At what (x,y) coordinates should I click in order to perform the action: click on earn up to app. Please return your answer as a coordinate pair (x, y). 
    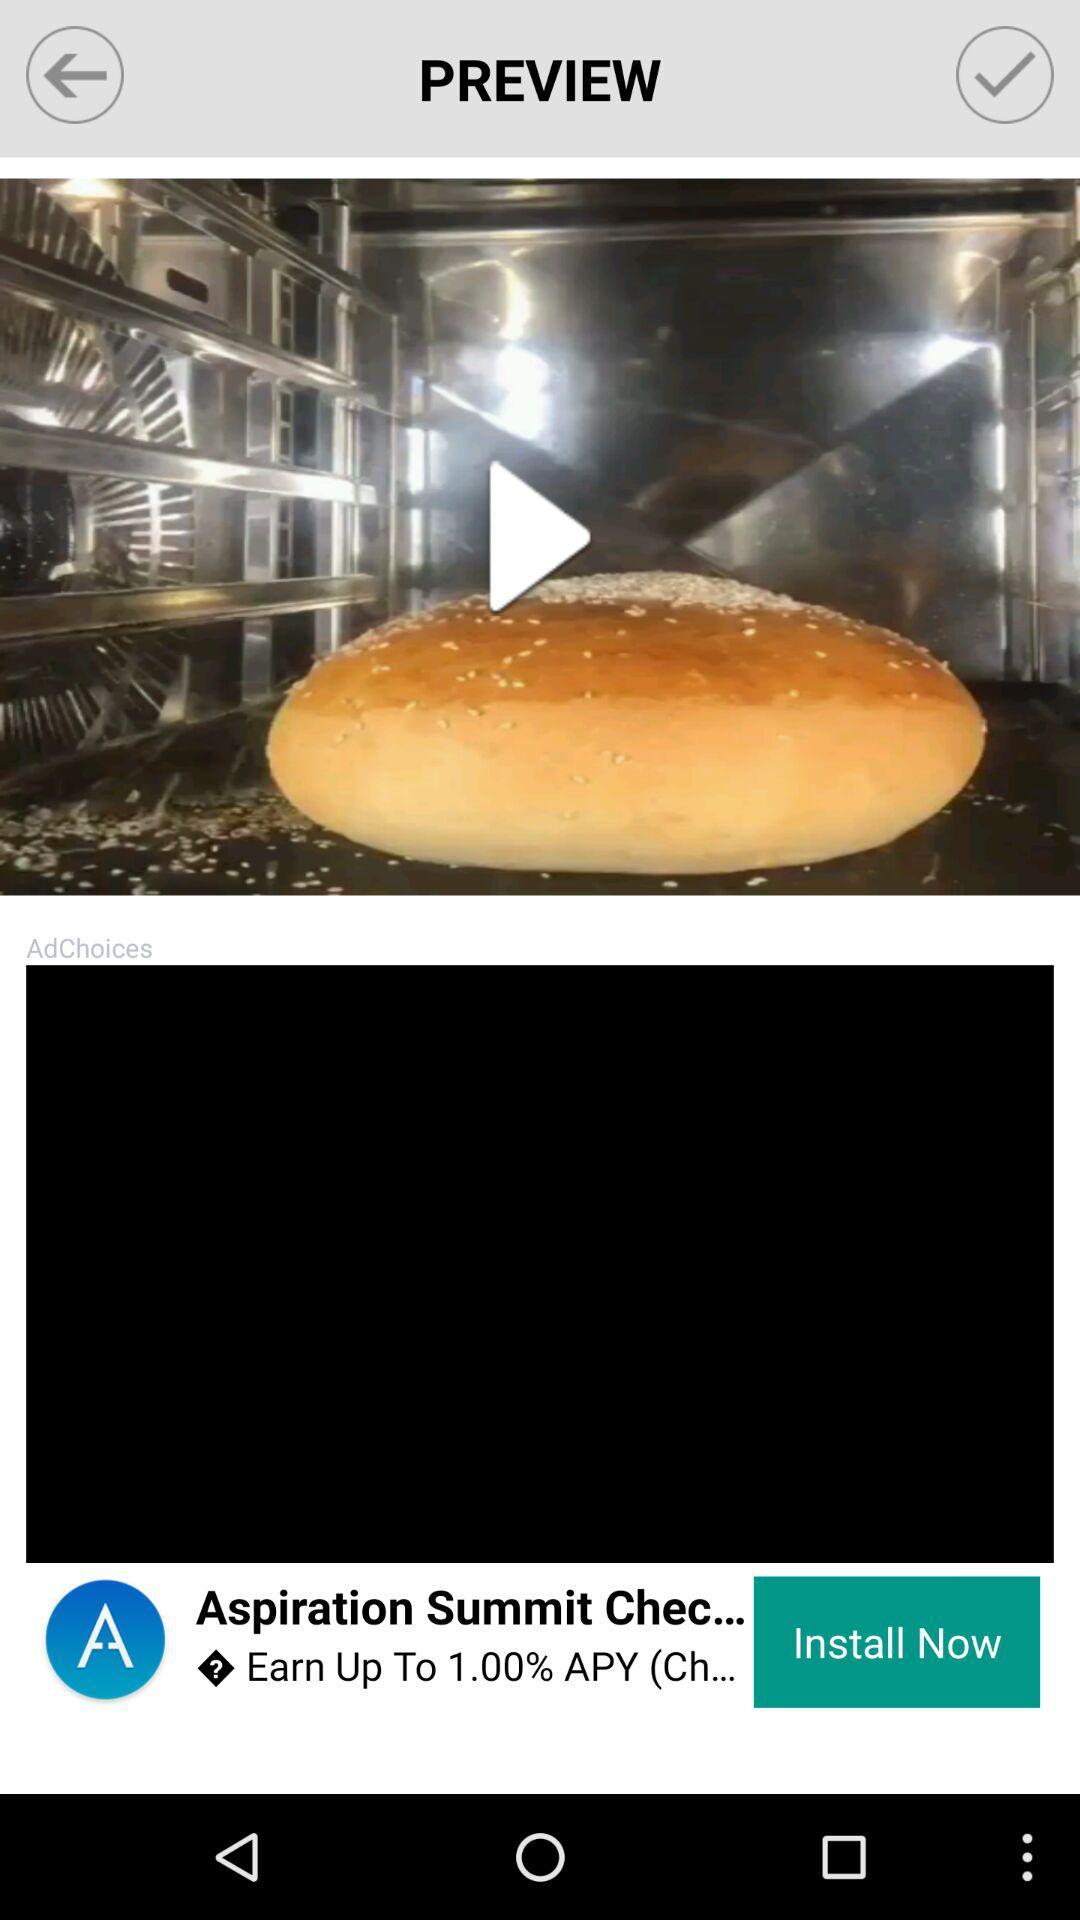
    Looking at the image, I should click on (474, 1666).